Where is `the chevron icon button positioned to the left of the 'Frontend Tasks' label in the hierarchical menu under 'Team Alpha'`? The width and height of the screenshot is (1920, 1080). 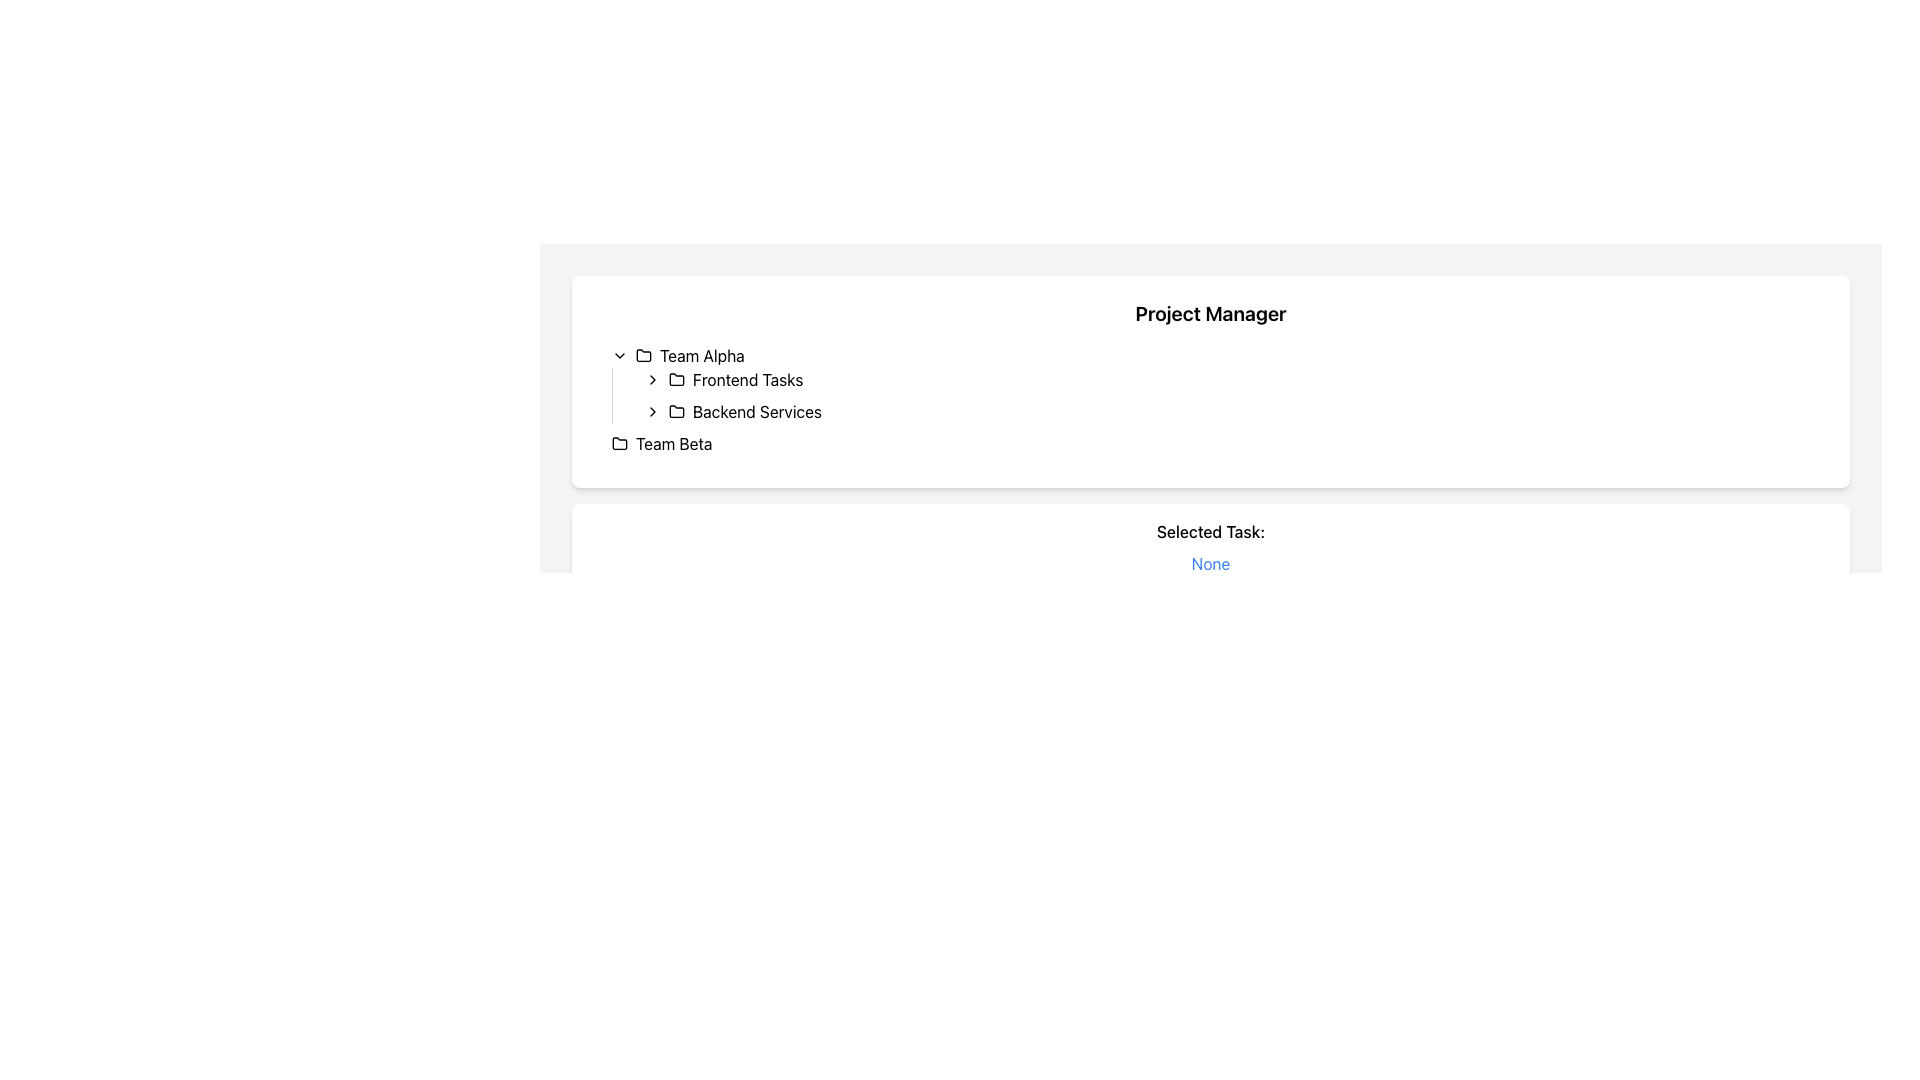 the chevron icon button positioned to the left of the 'Frontend Tasks' label in the hierarchical menu under 'Team Alpha' is located at coordinates (652, 380).